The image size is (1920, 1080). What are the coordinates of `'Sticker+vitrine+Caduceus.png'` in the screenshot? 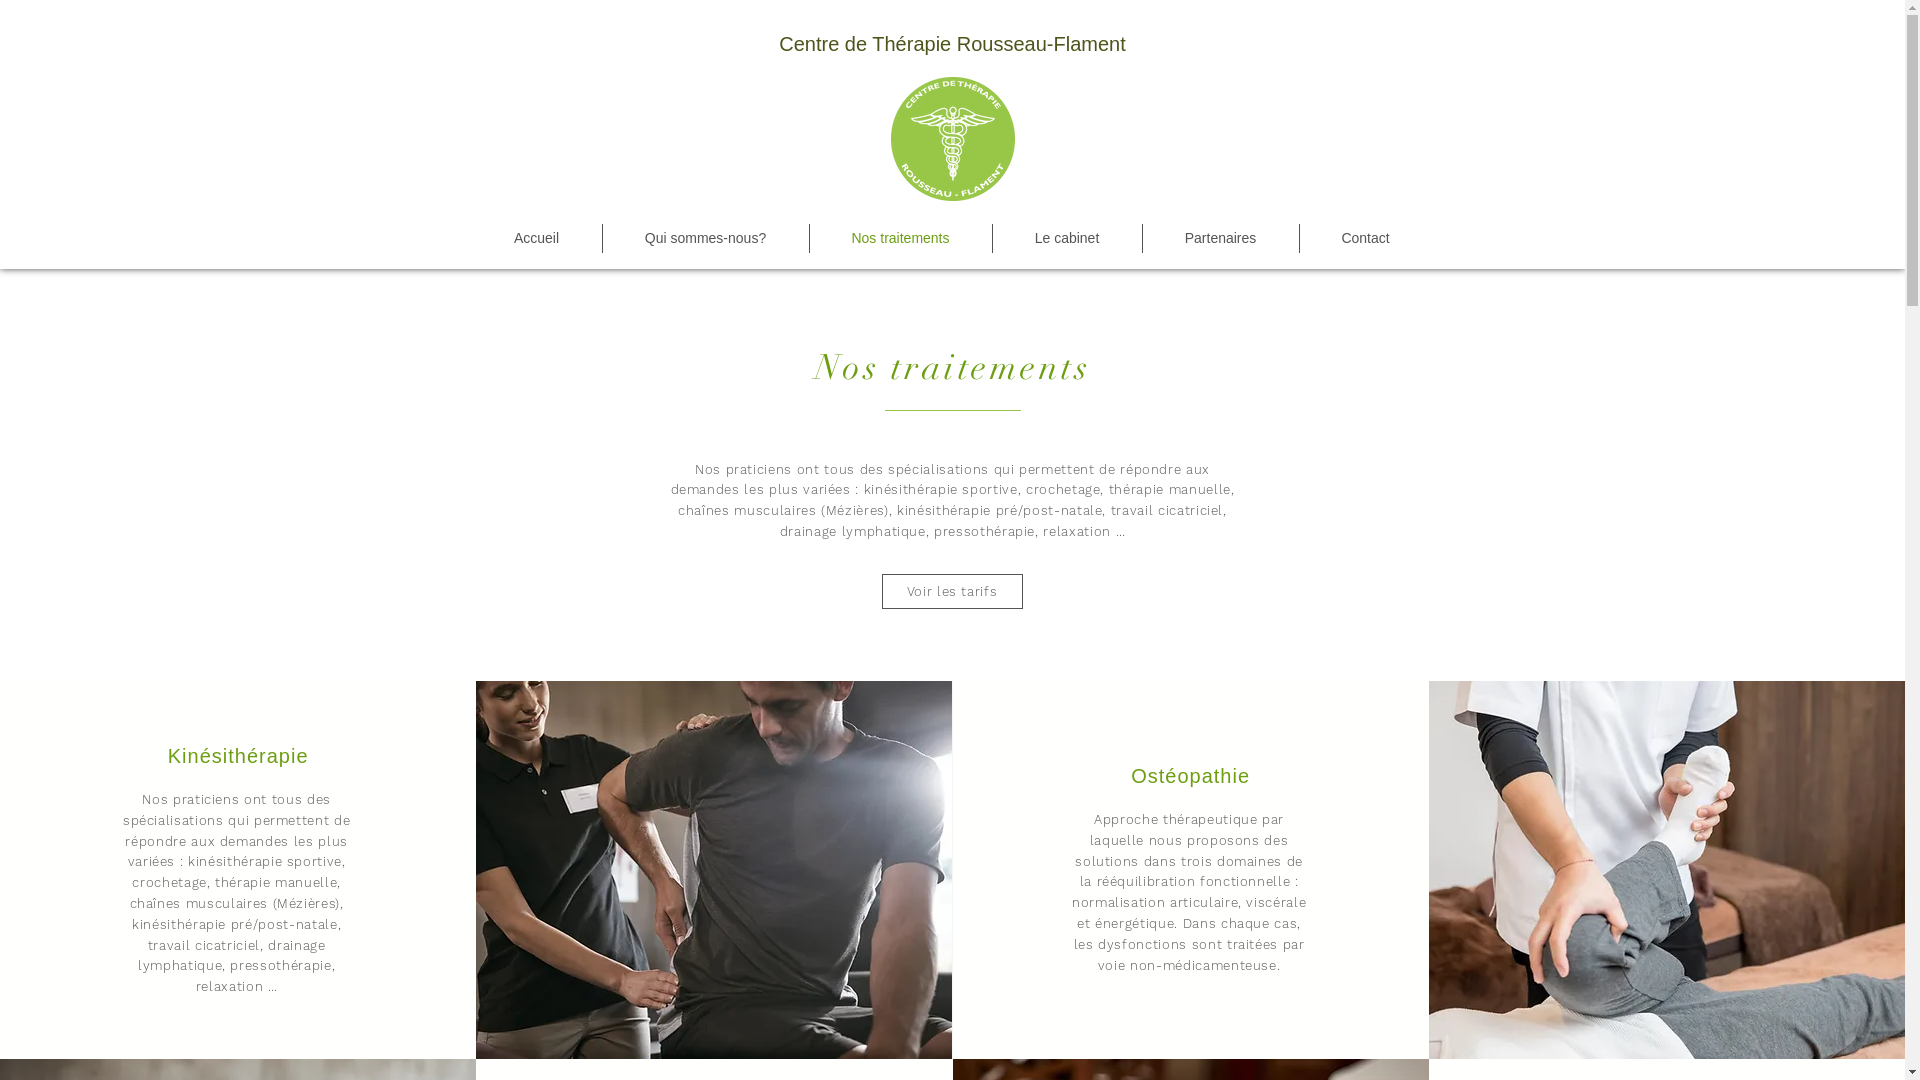 It's located at (950, 137).